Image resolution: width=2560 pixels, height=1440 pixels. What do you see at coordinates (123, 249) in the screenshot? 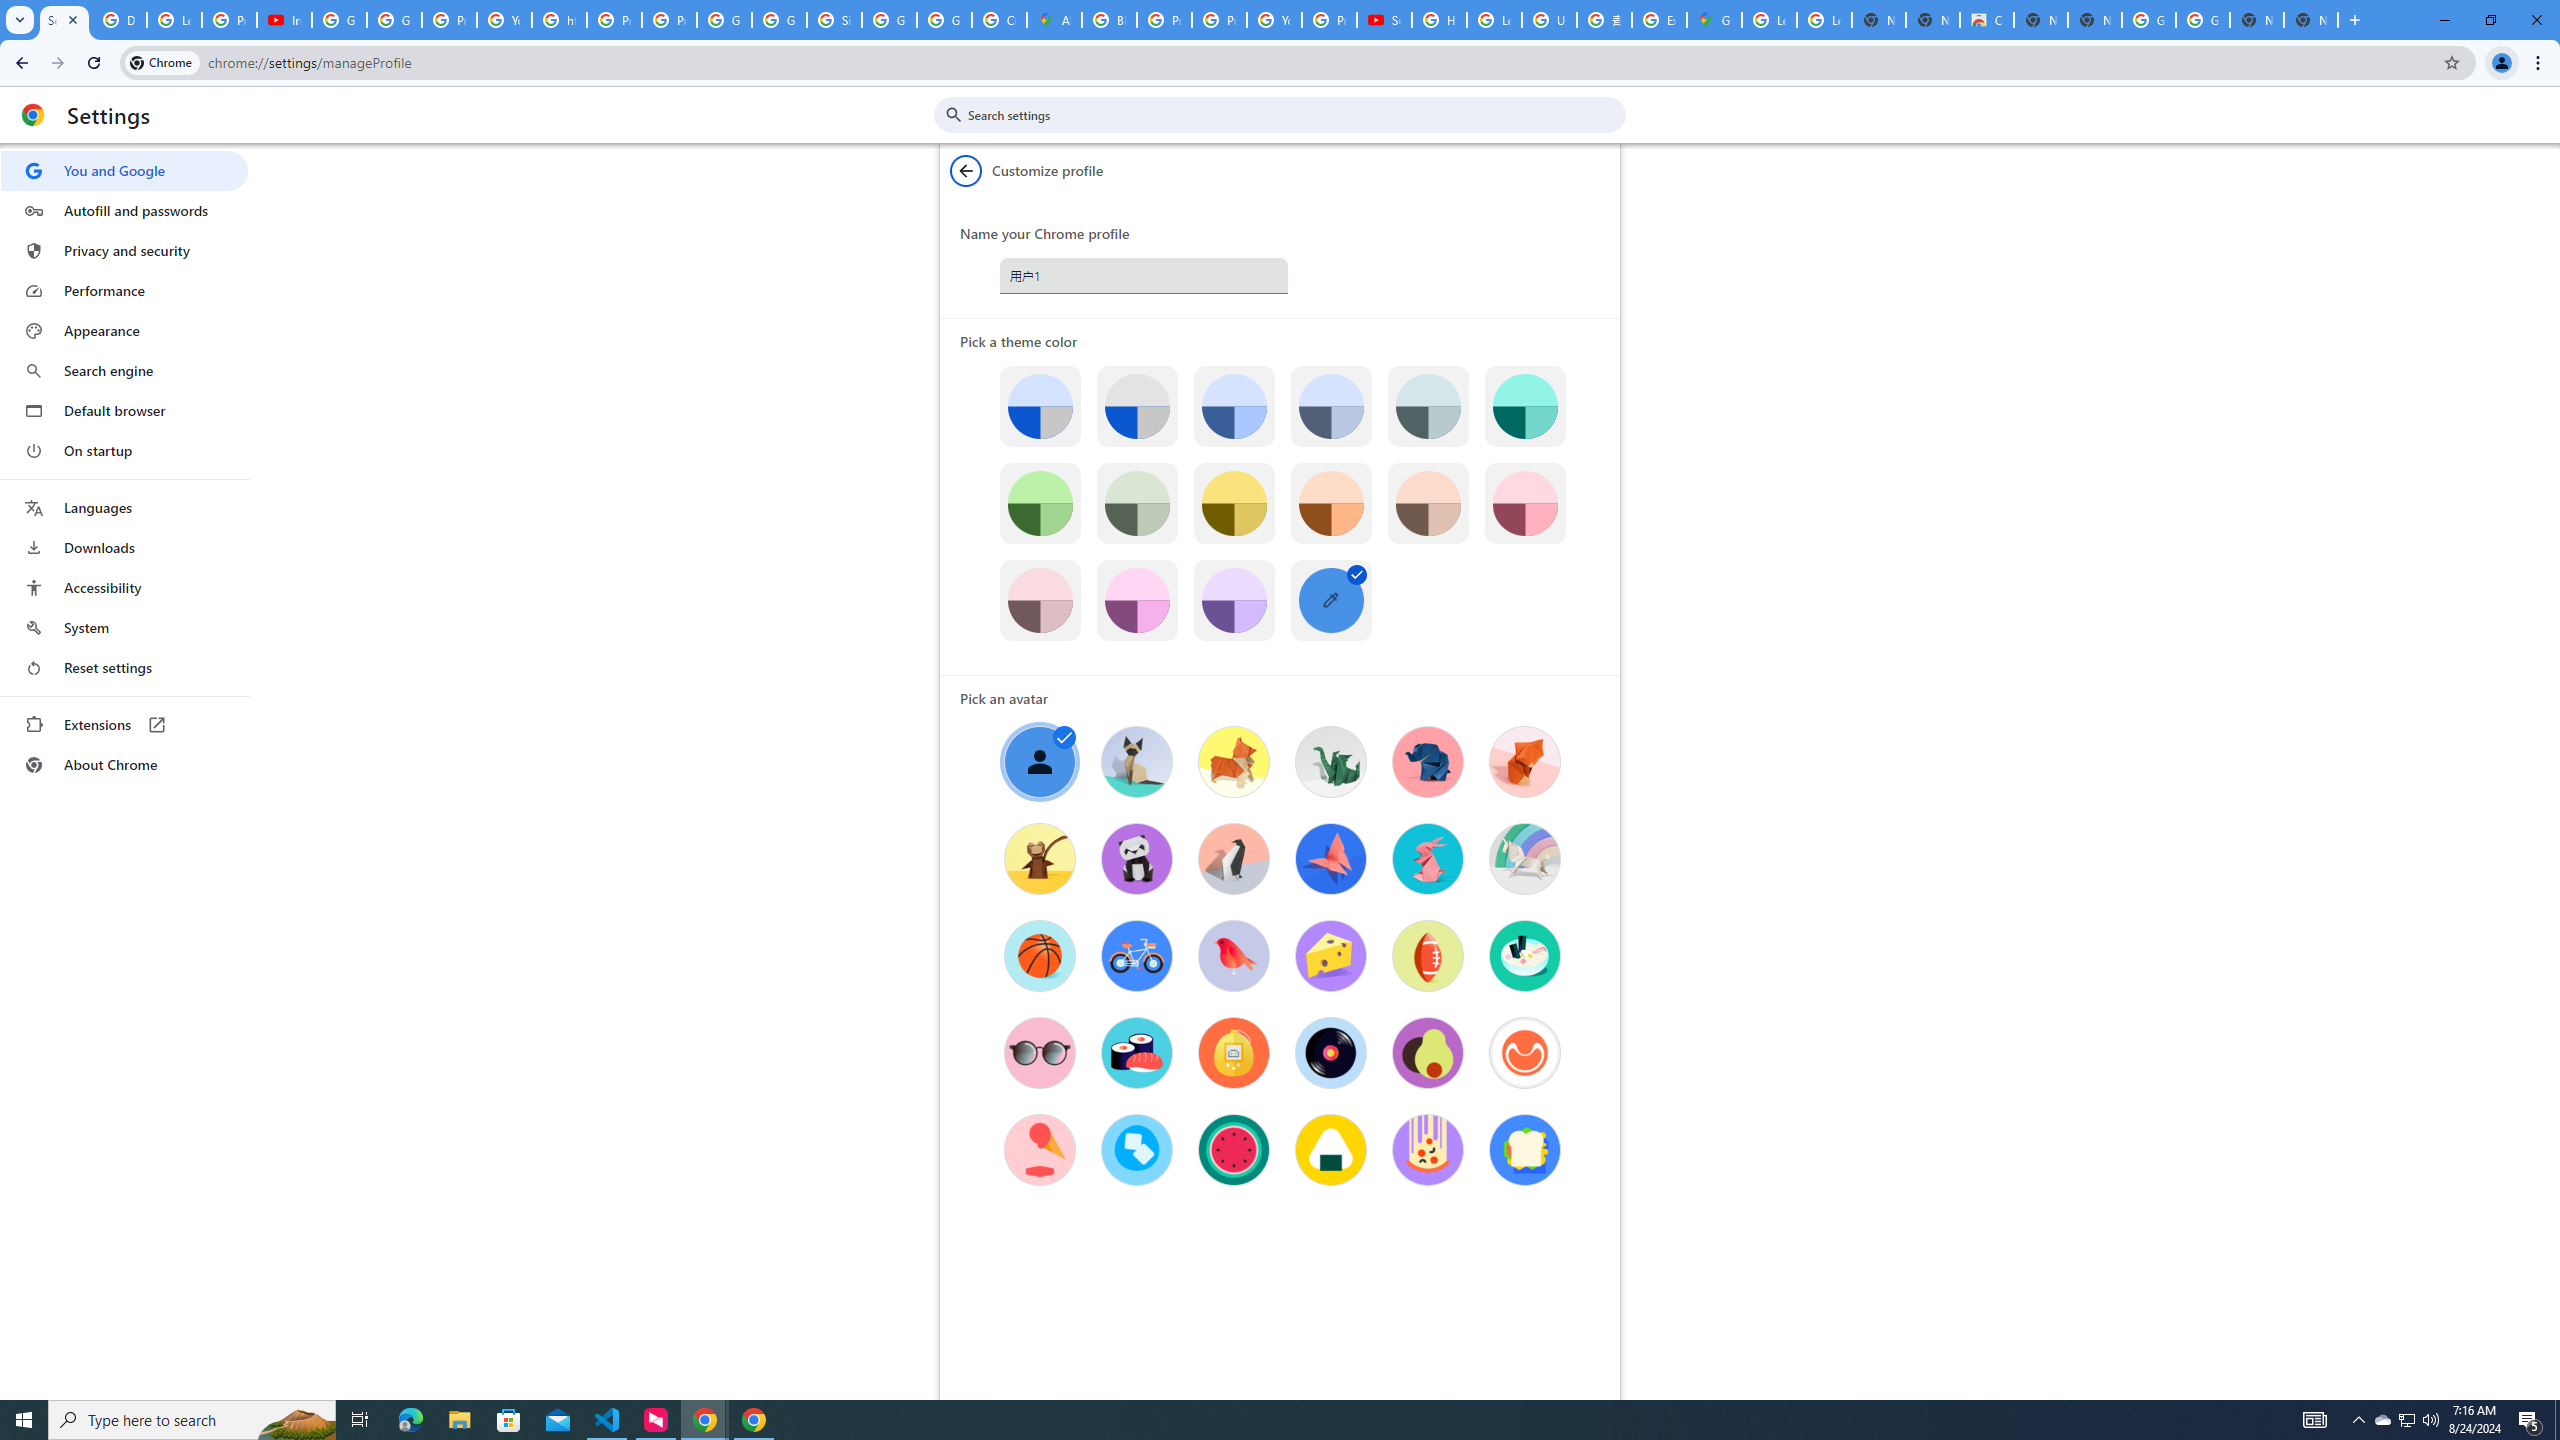
I see `'Privacy and security'` at bounding box center [123, 249].